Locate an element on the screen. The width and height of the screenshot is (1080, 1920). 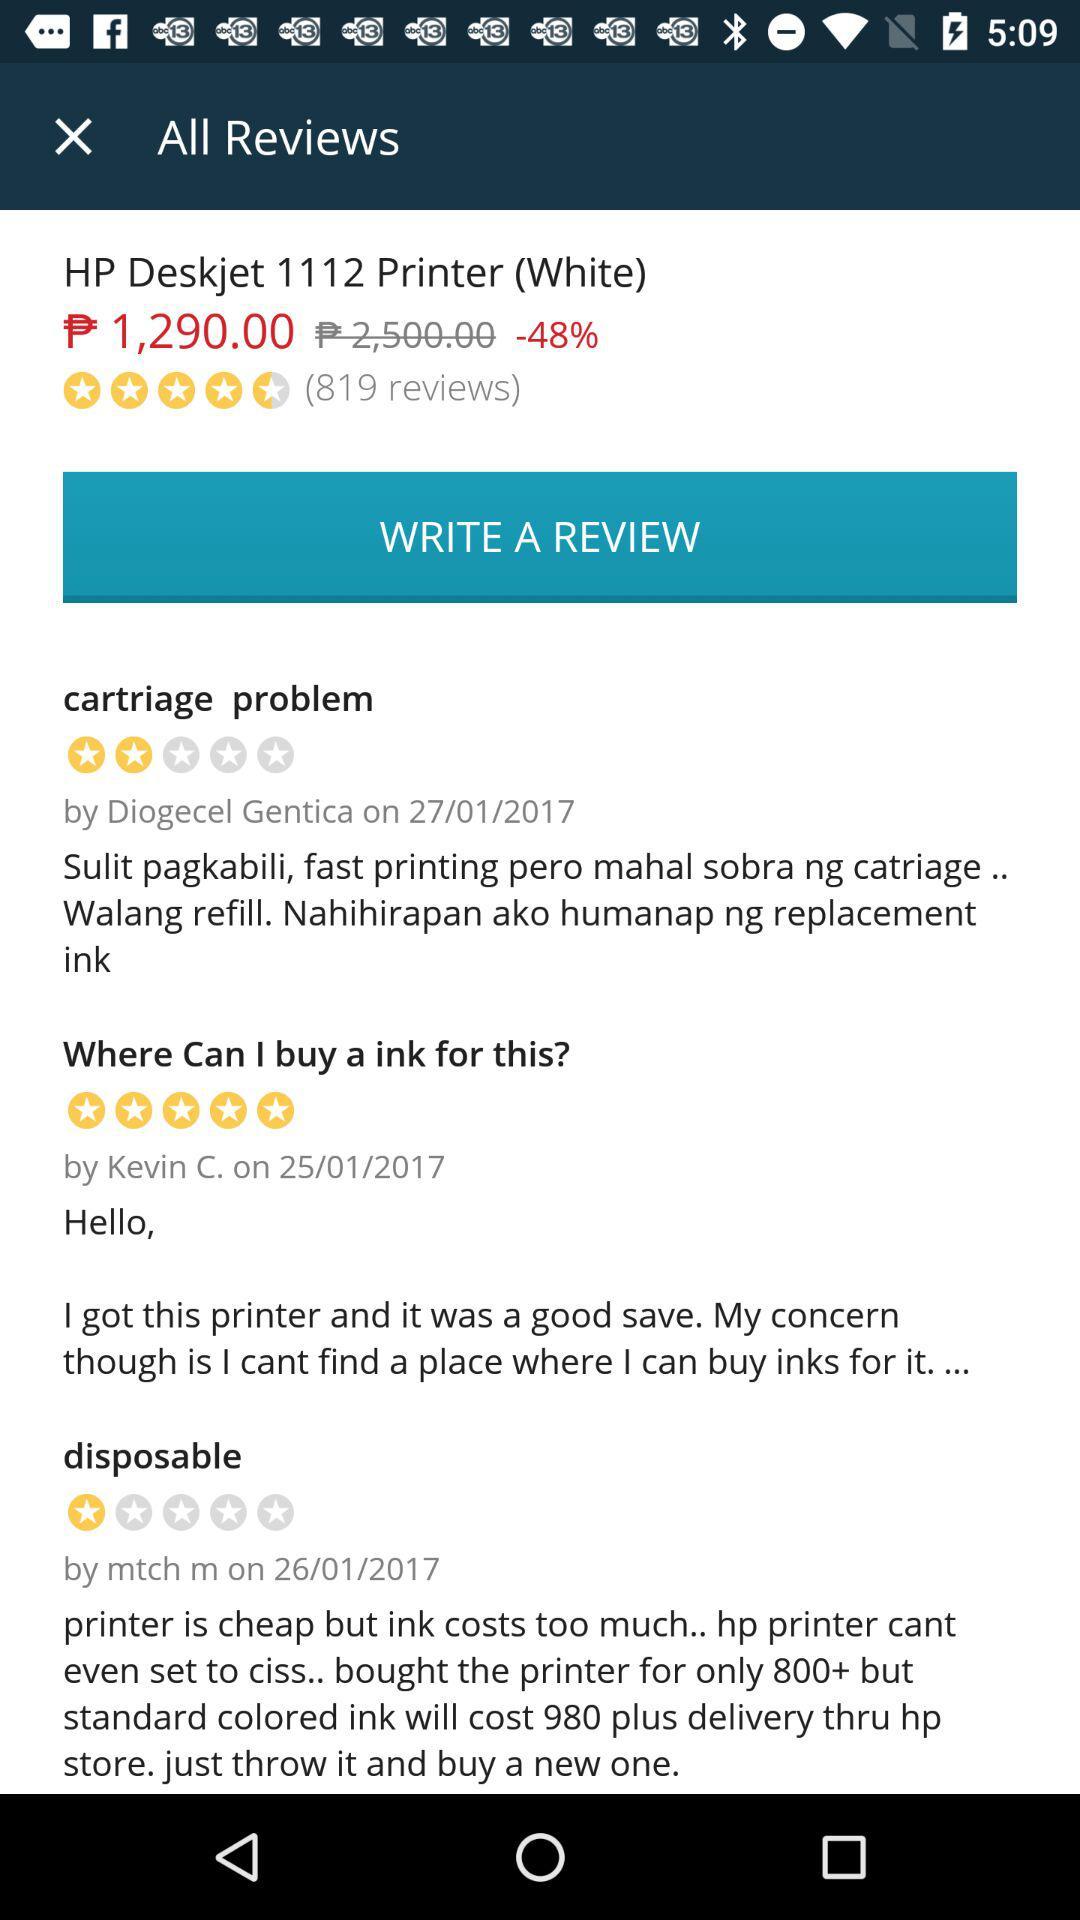
the icon above cartriage  problem is located at coordinates (540, 537).